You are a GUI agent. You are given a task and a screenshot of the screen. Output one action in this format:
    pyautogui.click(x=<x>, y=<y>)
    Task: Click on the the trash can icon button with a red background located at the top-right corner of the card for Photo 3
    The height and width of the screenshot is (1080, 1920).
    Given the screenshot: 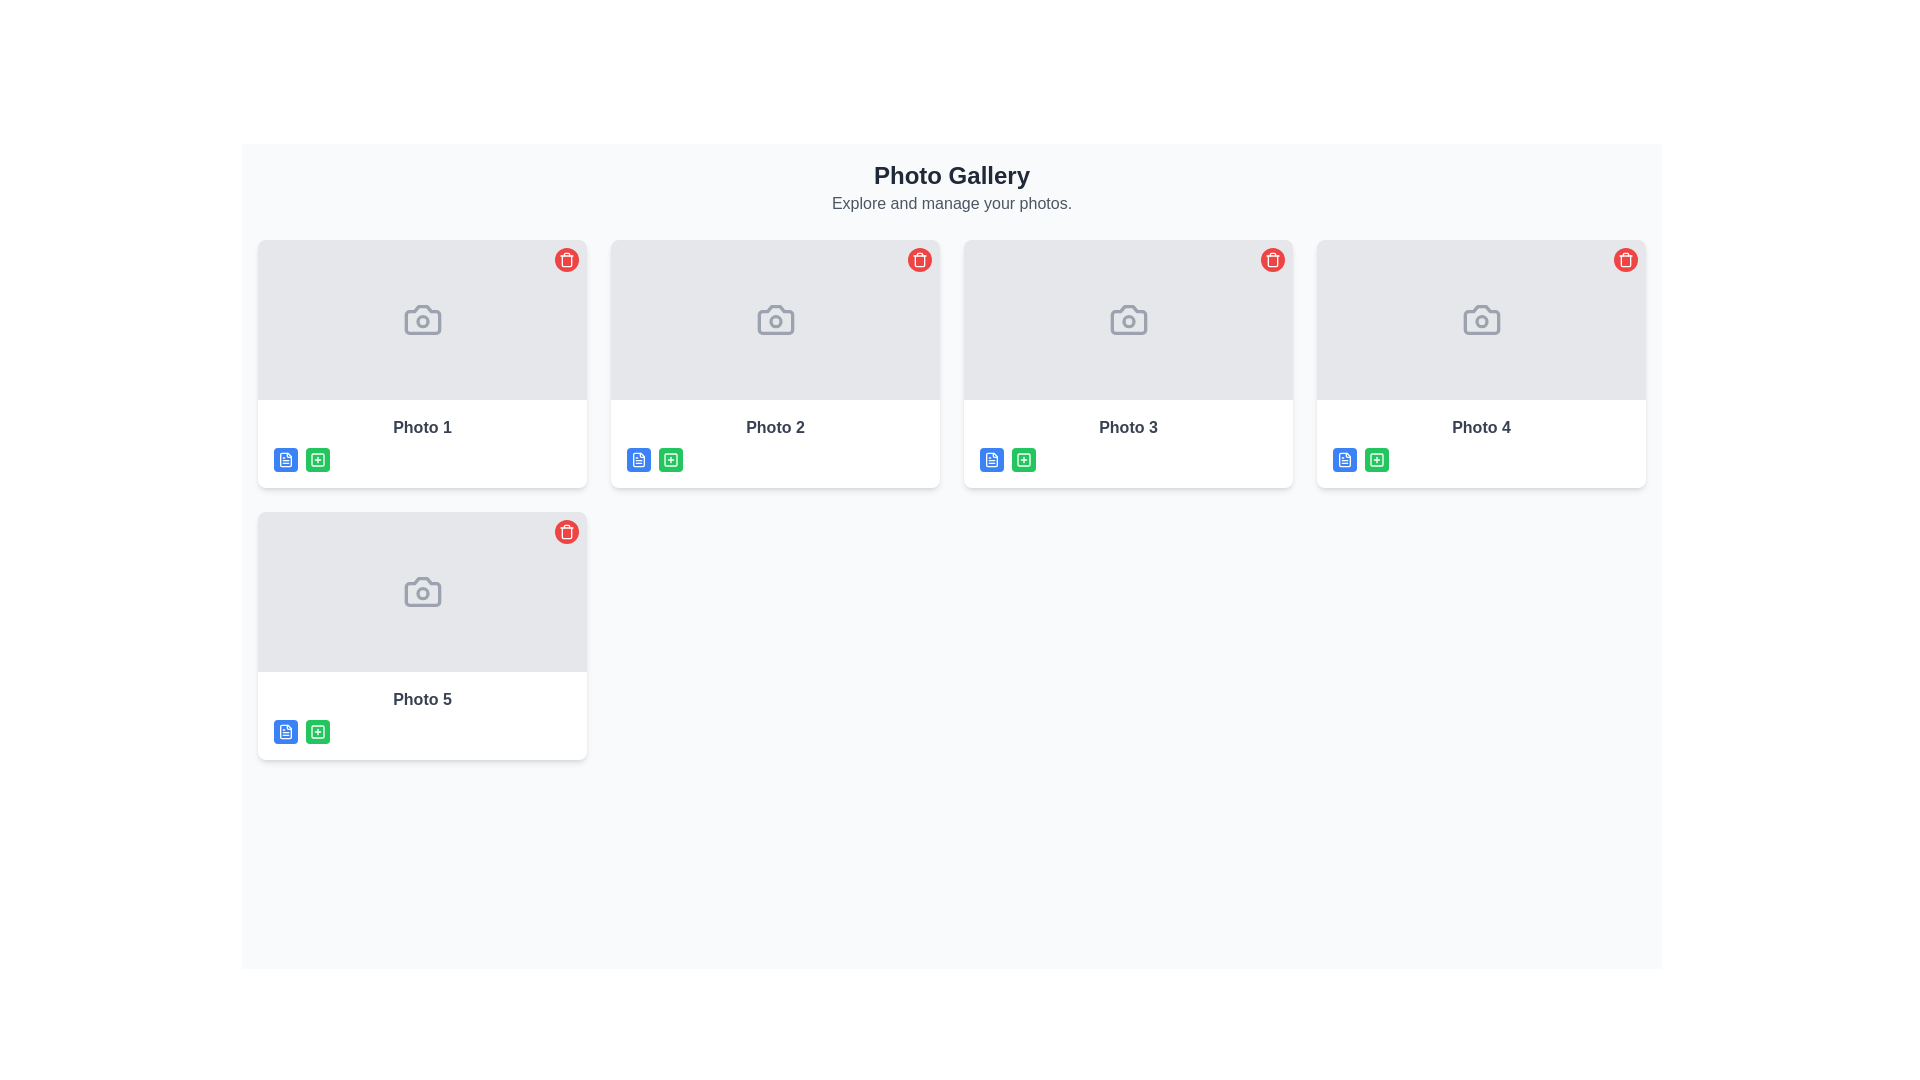 What is the action you would take?
    pyautogui.click(x=1271, y=258)
    